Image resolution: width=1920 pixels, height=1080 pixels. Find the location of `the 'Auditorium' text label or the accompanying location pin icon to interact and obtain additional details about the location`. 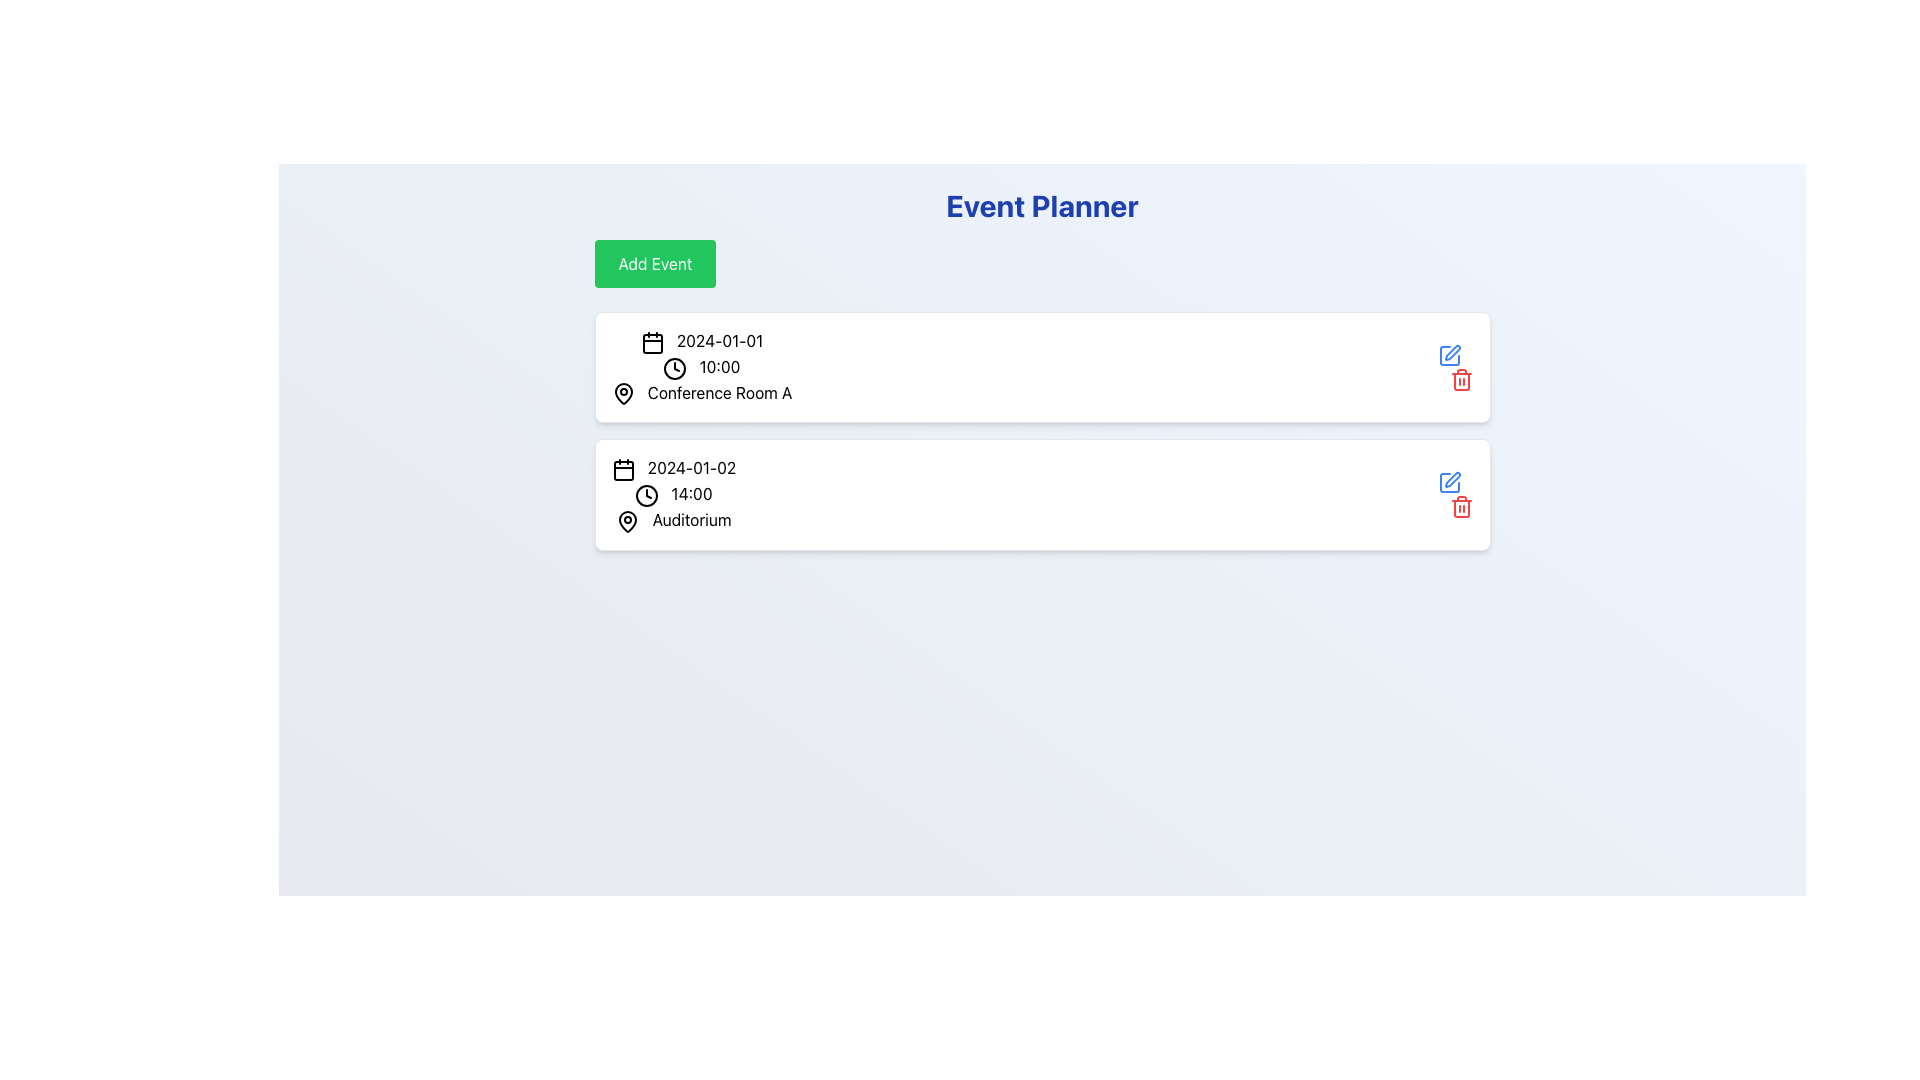

the 'Auditorium' text label or the accompanying location pin icon to interact and obtain additional details about the location is located at coordinates (673, 519).